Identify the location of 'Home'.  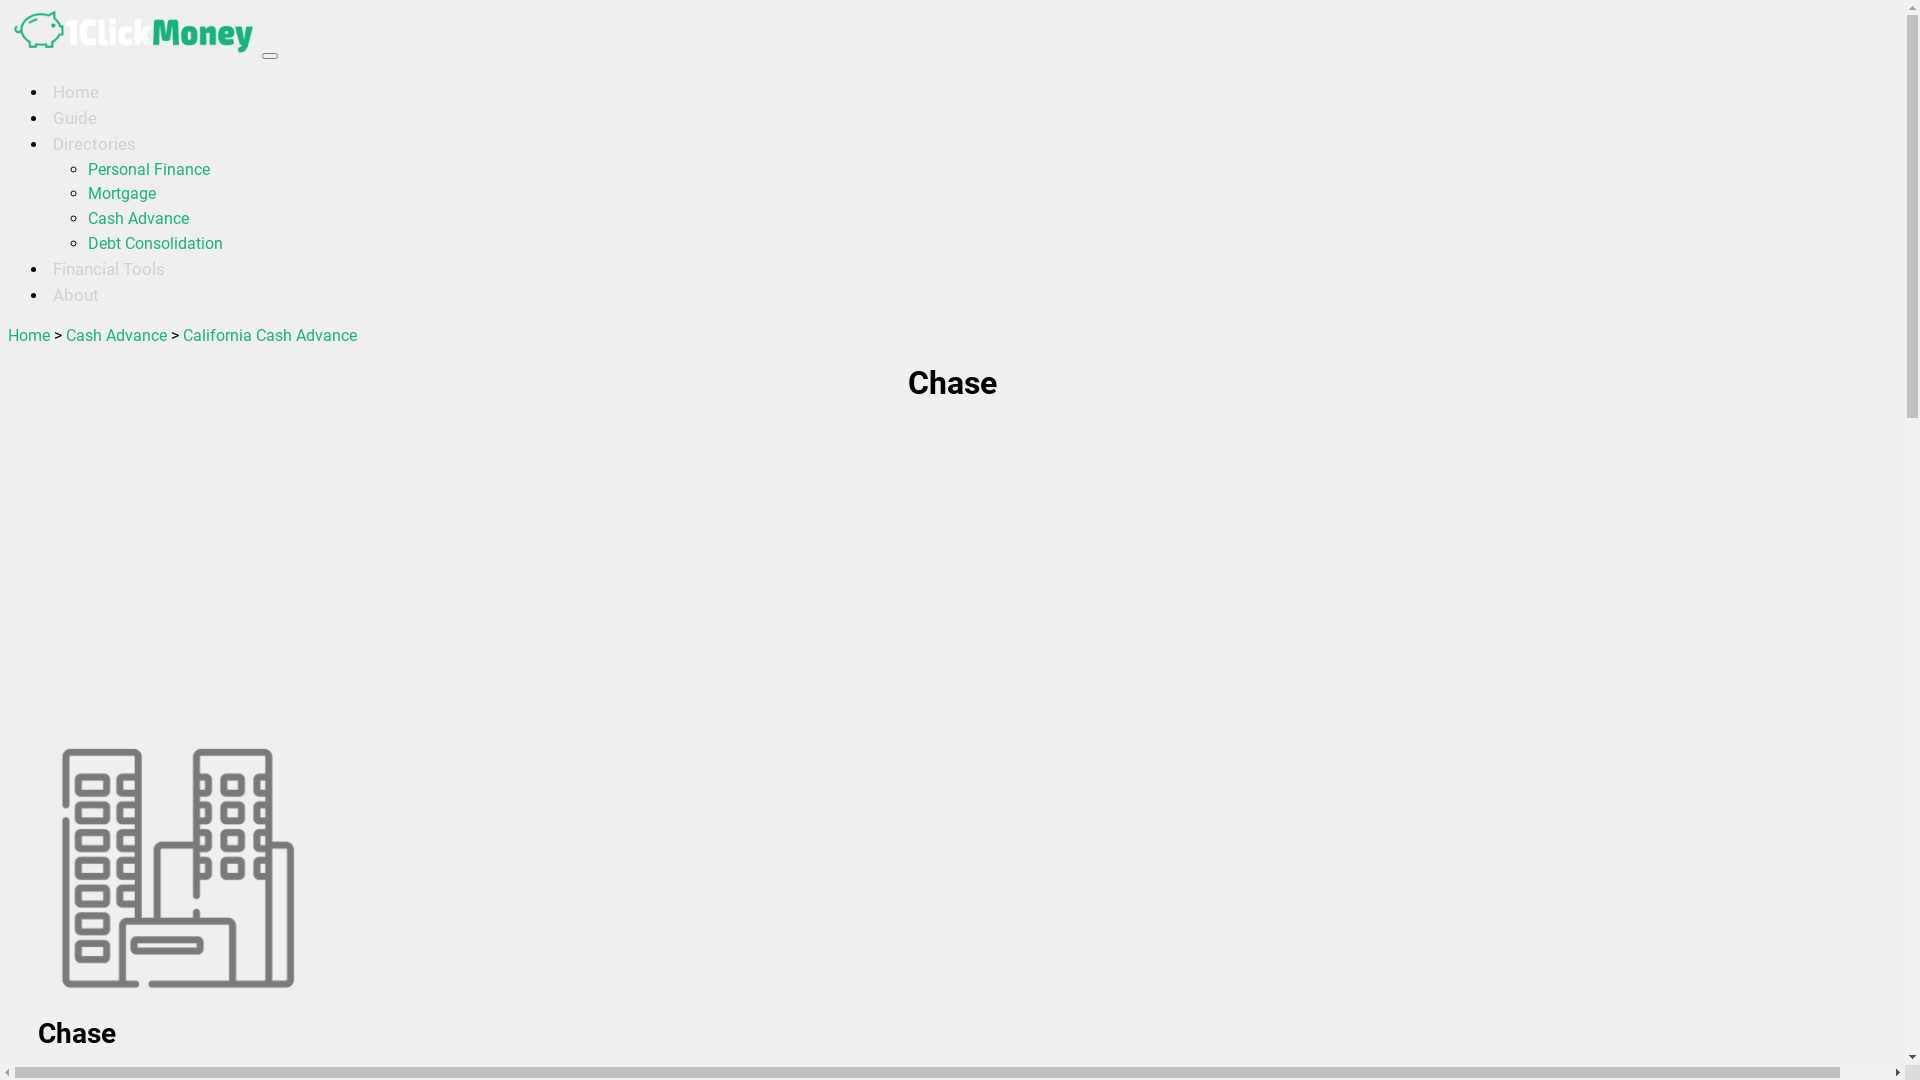
(76, 92).